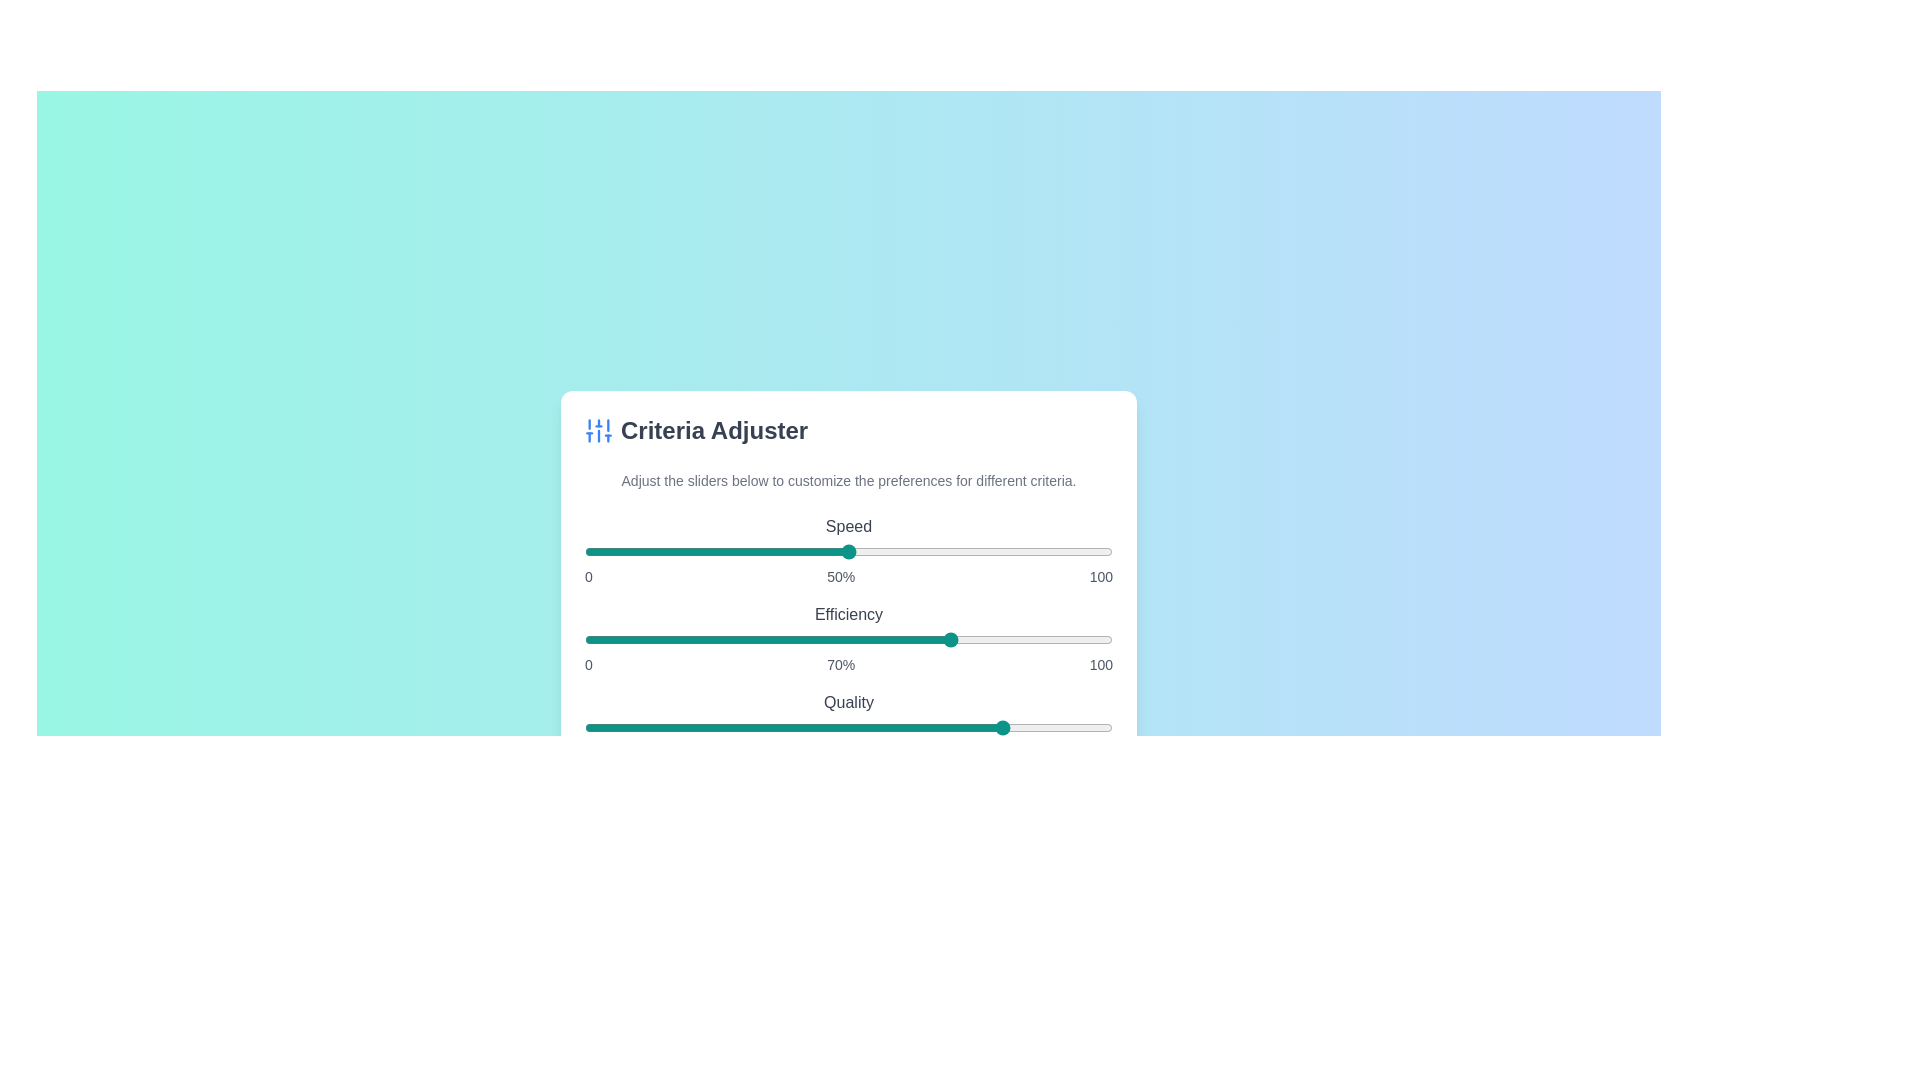 The image size is (1920, 1080). Describe the element at coordinates (631, 640) in the screenshot. I see `the Efficiency slider to 9%` at that location.